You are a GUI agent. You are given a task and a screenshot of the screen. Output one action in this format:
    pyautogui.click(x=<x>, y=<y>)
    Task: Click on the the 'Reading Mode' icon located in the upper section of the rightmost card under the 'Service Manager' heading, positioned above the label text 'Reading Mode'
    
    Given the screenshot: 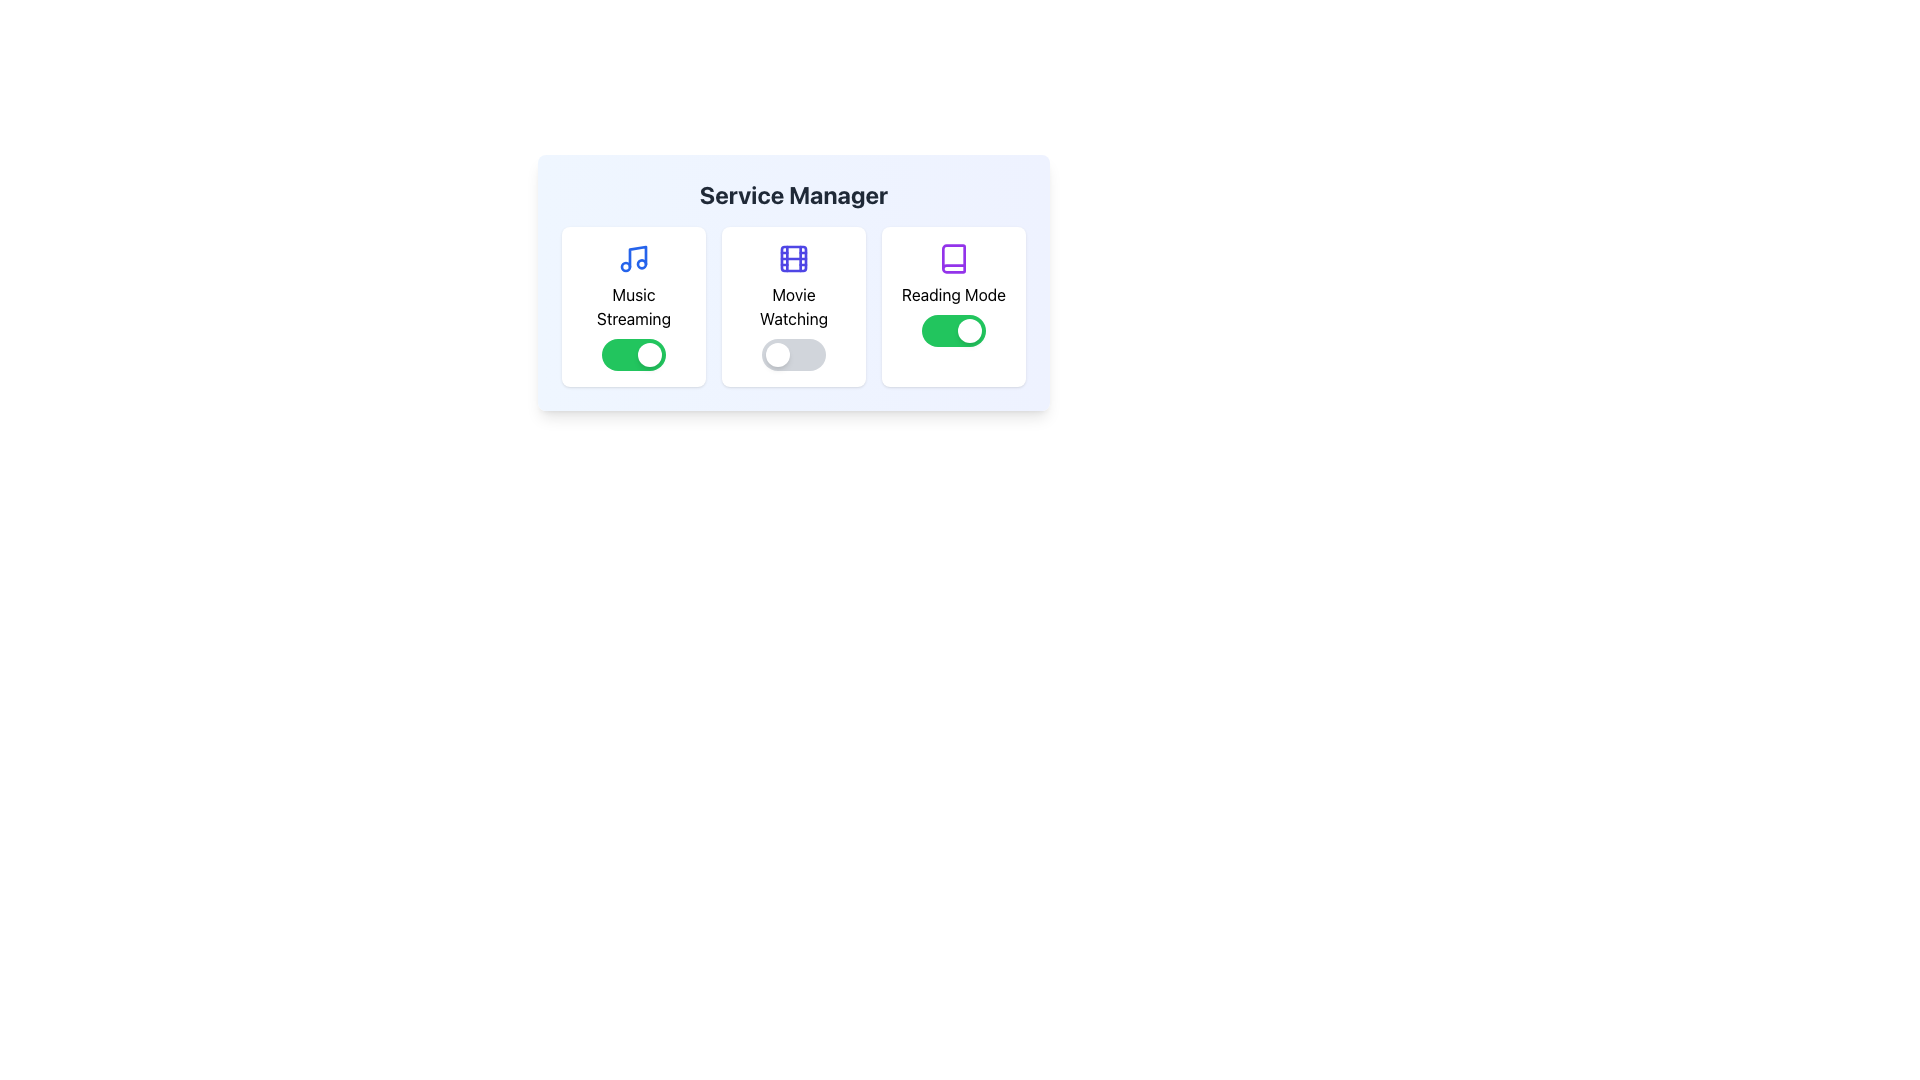 What is the action you would take?
    pyautogui.click(x=953, y=257)
    